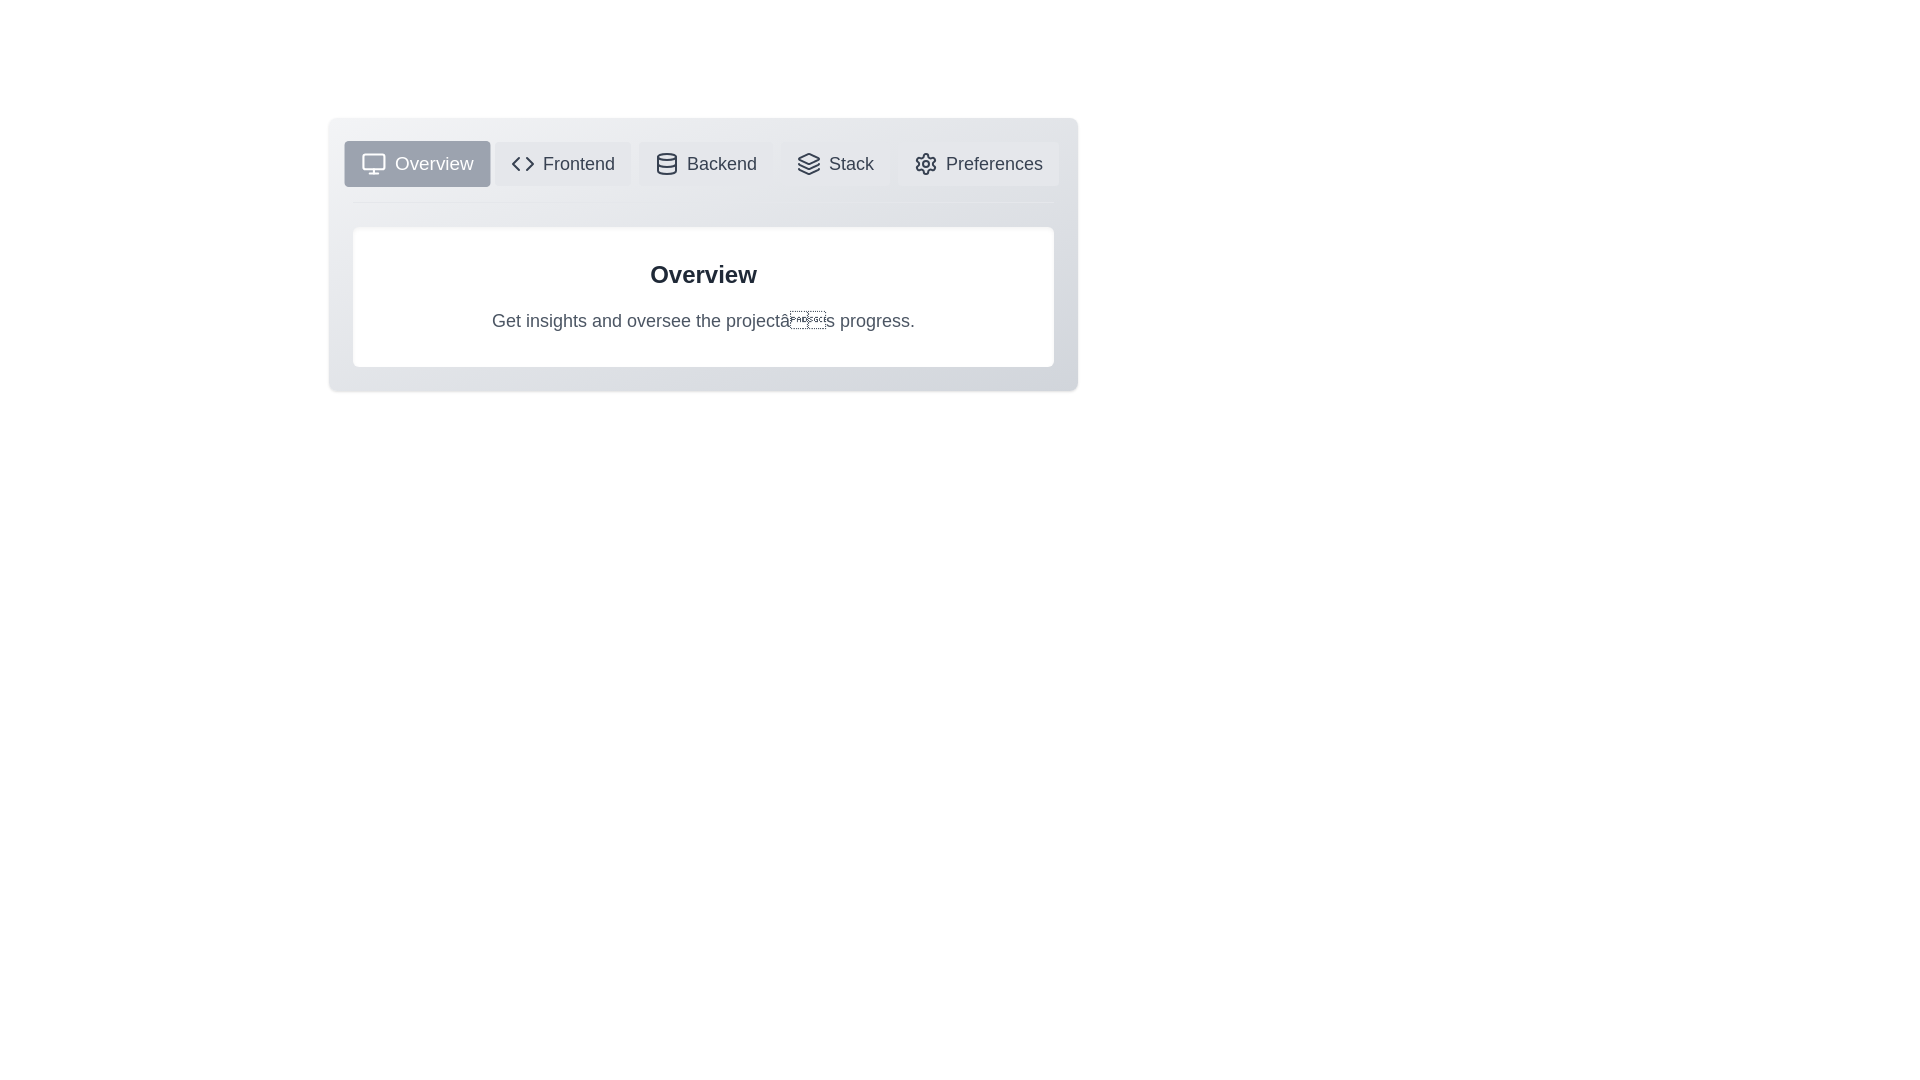 This screenshot has height=1080, width=1920. Describe the element at coordinates (835, 163) in the screenshot. I see `the icon of the Stack tab` at that location.